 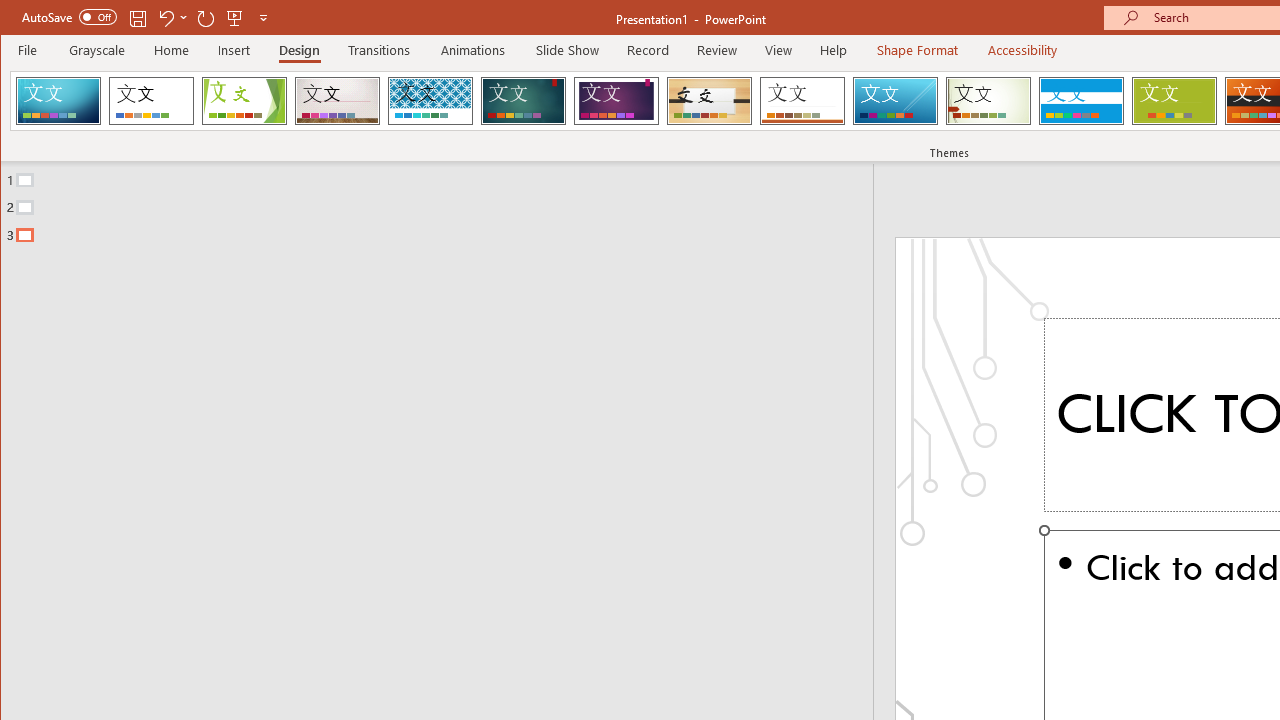 I want to click on 'Slide Show', so click(x=566, y=49).